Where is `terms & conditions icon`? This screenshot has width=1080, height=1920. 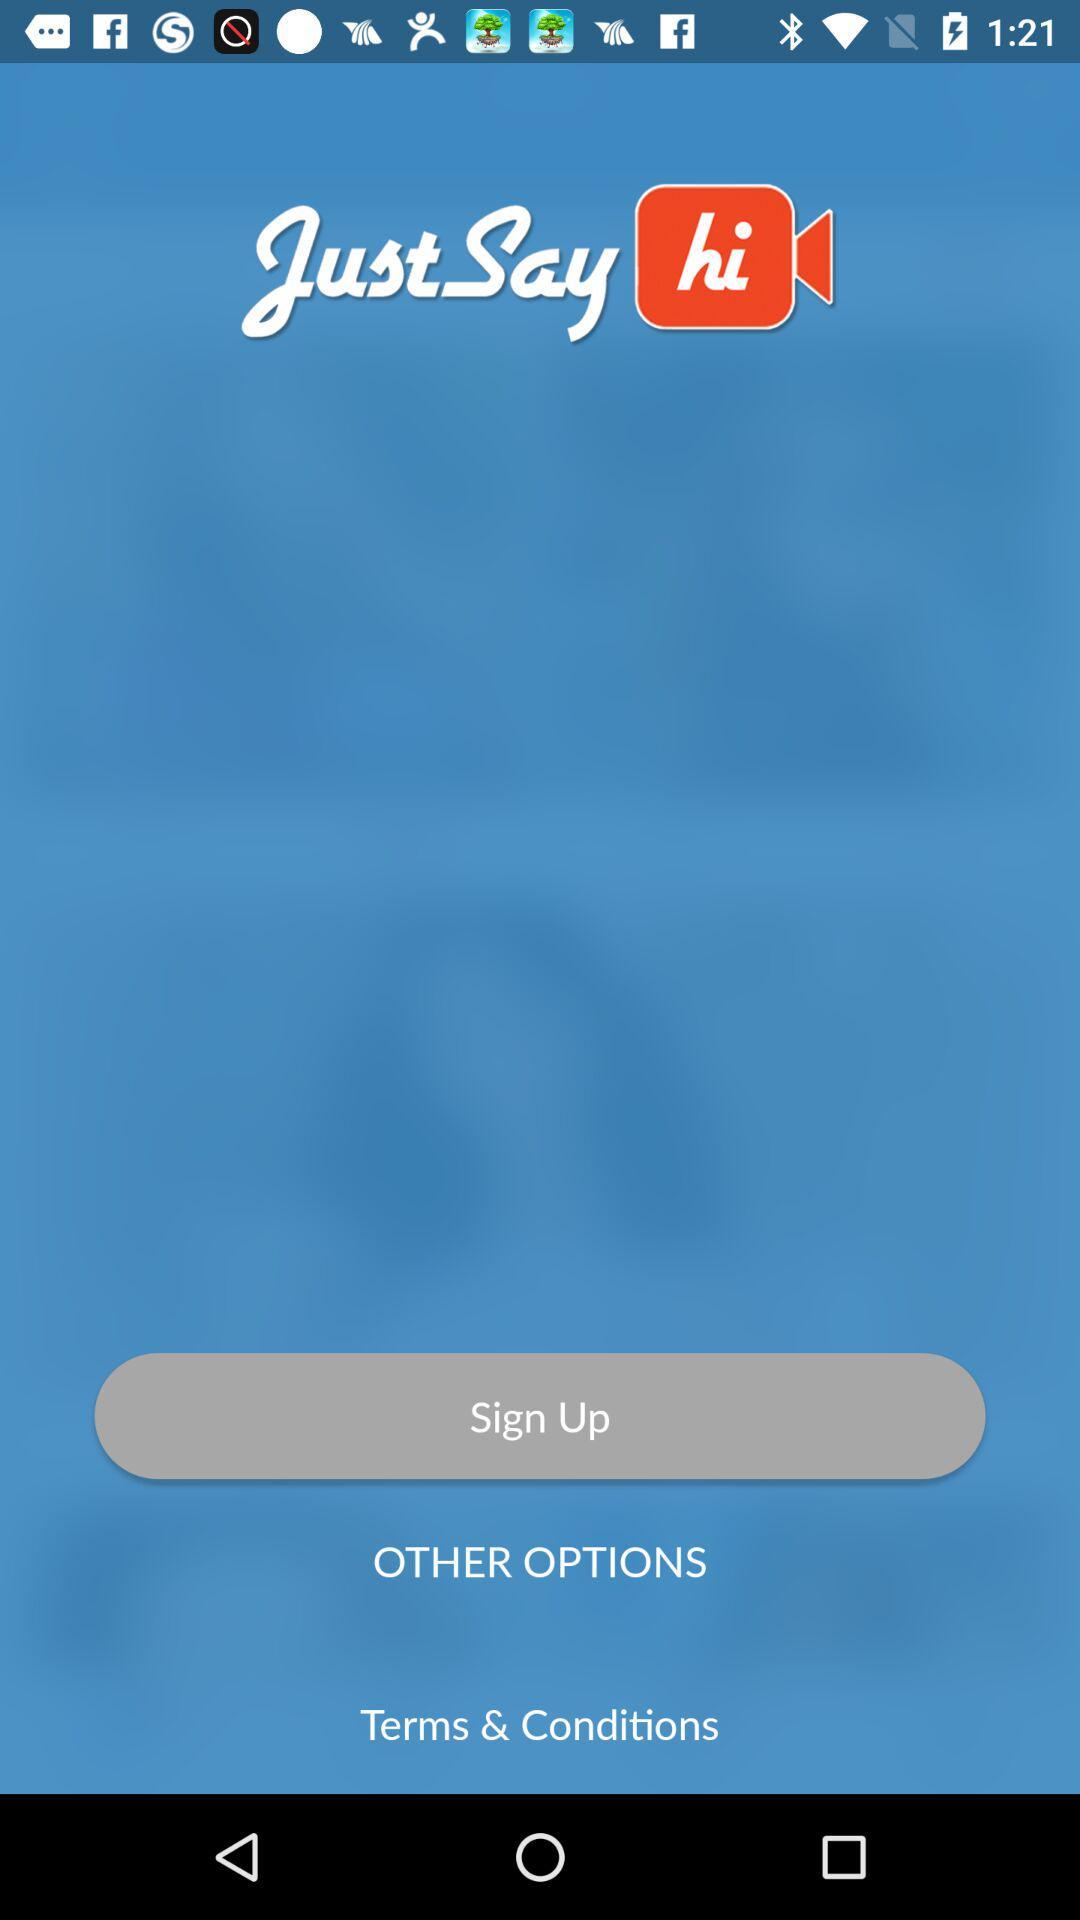 terms & conditions icon is located at coordinates (538, 1722).